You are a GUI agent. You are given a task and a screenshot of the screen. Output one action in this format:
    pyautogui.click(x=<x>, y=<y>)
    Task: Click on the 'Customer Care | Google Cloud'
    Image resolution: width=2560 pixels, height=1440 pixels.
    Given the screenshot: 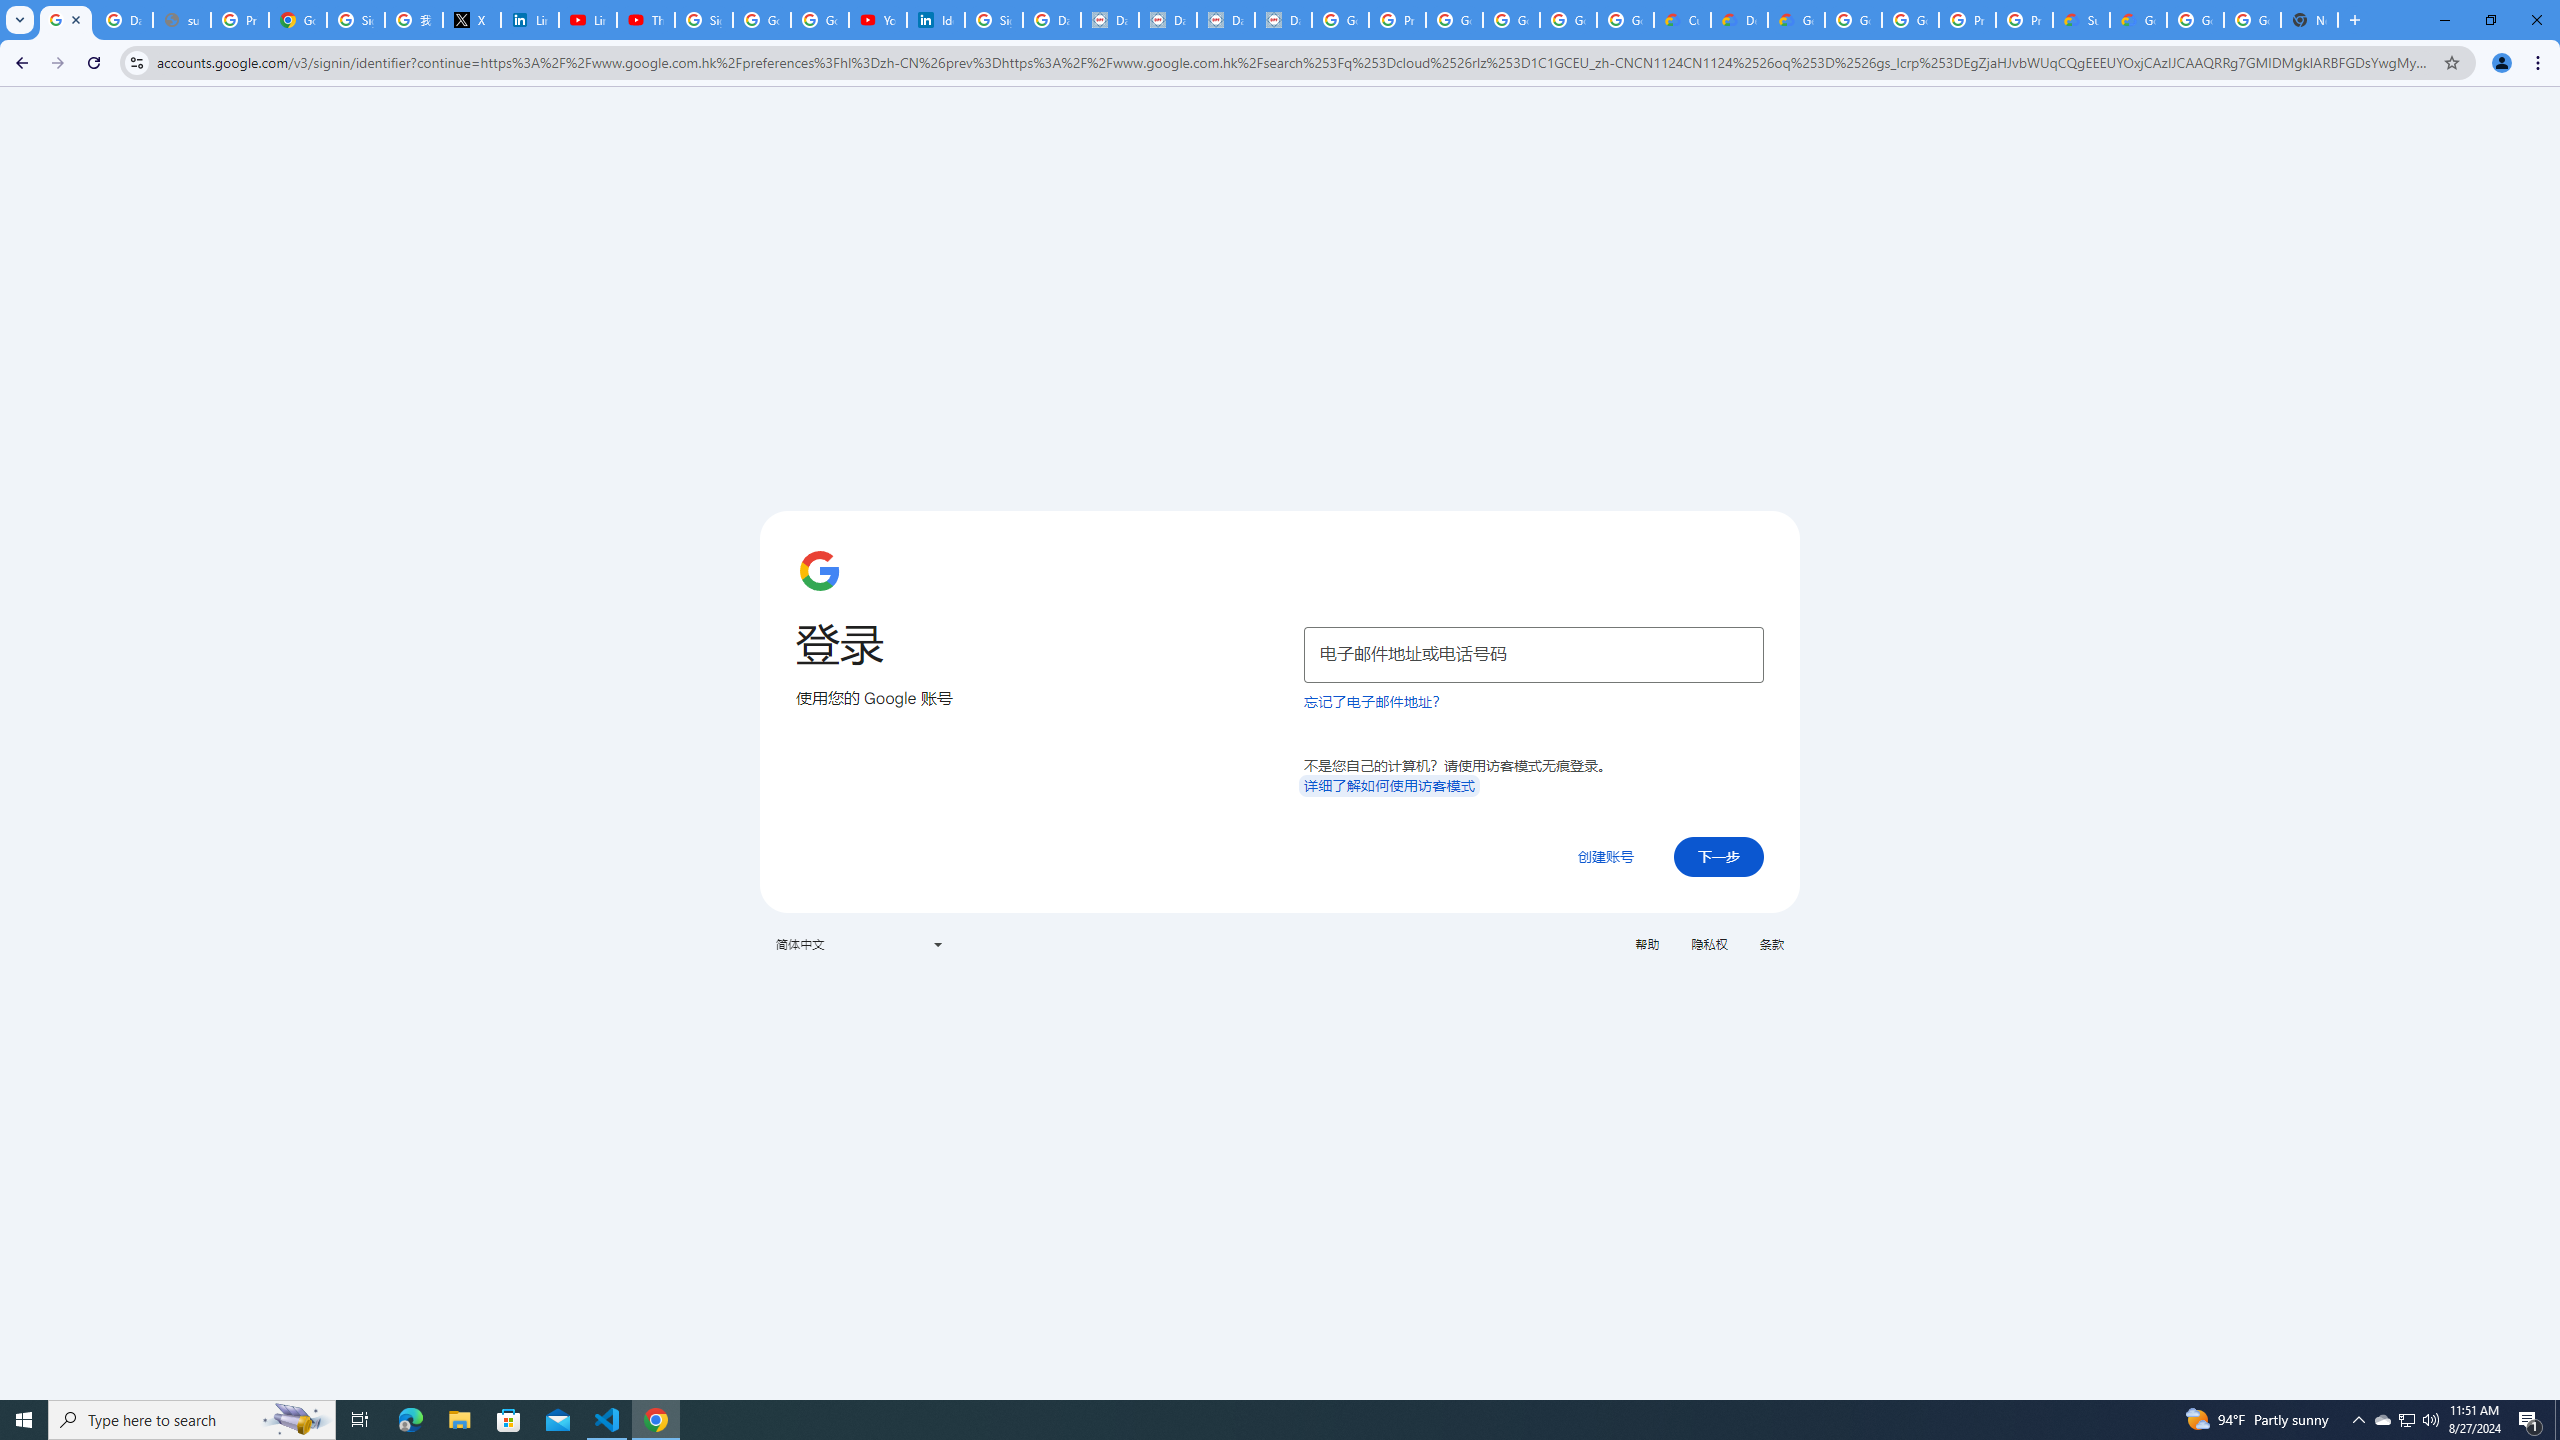 What is the action you would take?
    pyautogui.click(x=1683, y=19)
    